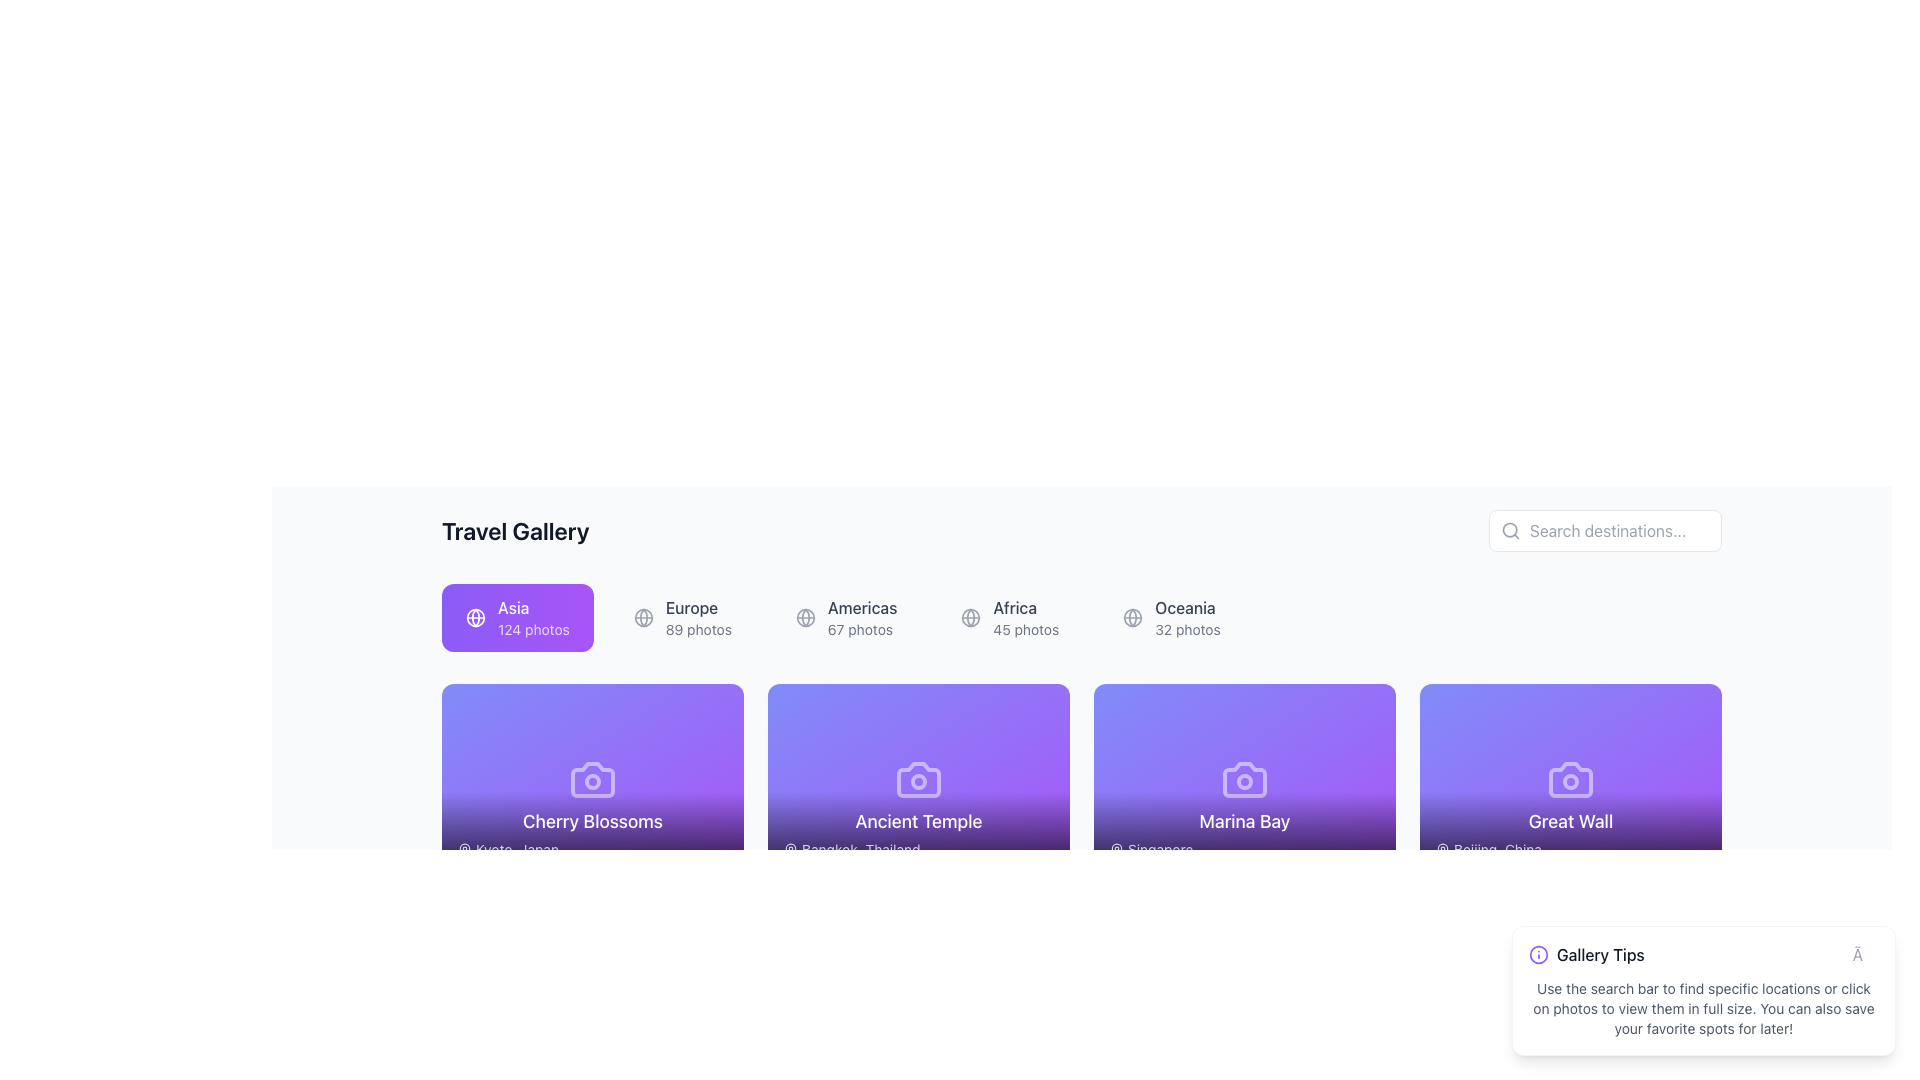  I want to click on the label displaying '32 photos' that is styled with a small font size and gray color, positioned beneath the title 'Oceania', so click(1187, 628).